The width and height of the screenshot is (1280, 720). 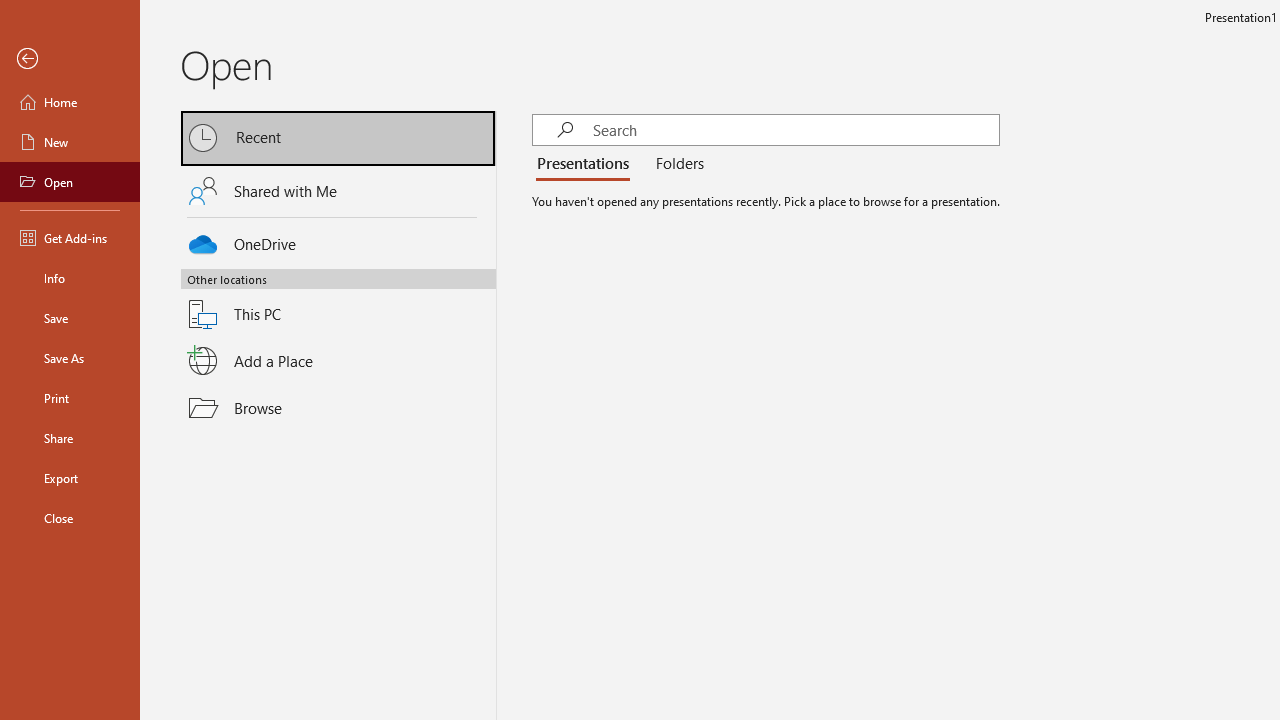 What do you see at coordinates (338, 406) in the screenshot?
I see `'Browse'` at bounding box center [338, 406].